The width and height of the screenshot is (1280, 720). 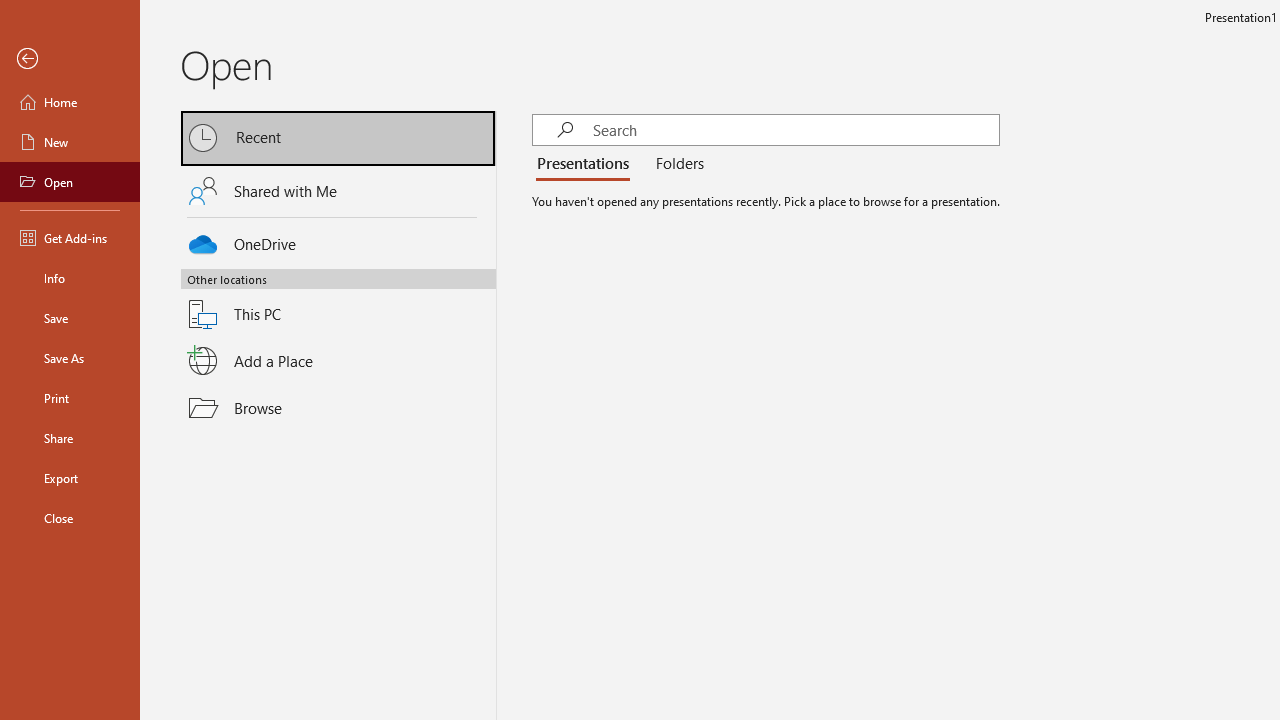 What do you see at coordinates (338, 406) in the screenshot?
I see `'Browse'` at bounding box center [338, 406].